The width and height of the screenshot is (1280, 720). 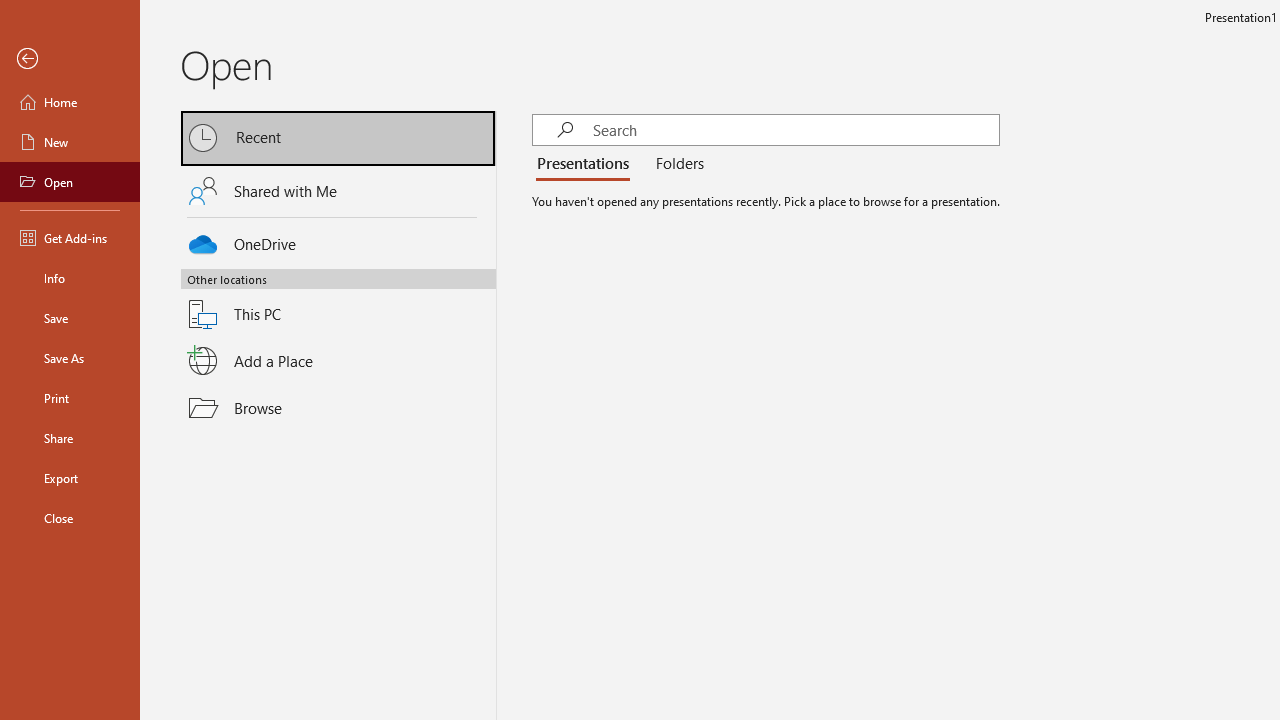 What do you see at coordinates (338, 406) in the screenshot?
I see `'Browse'` at bounding box center [338, 406].